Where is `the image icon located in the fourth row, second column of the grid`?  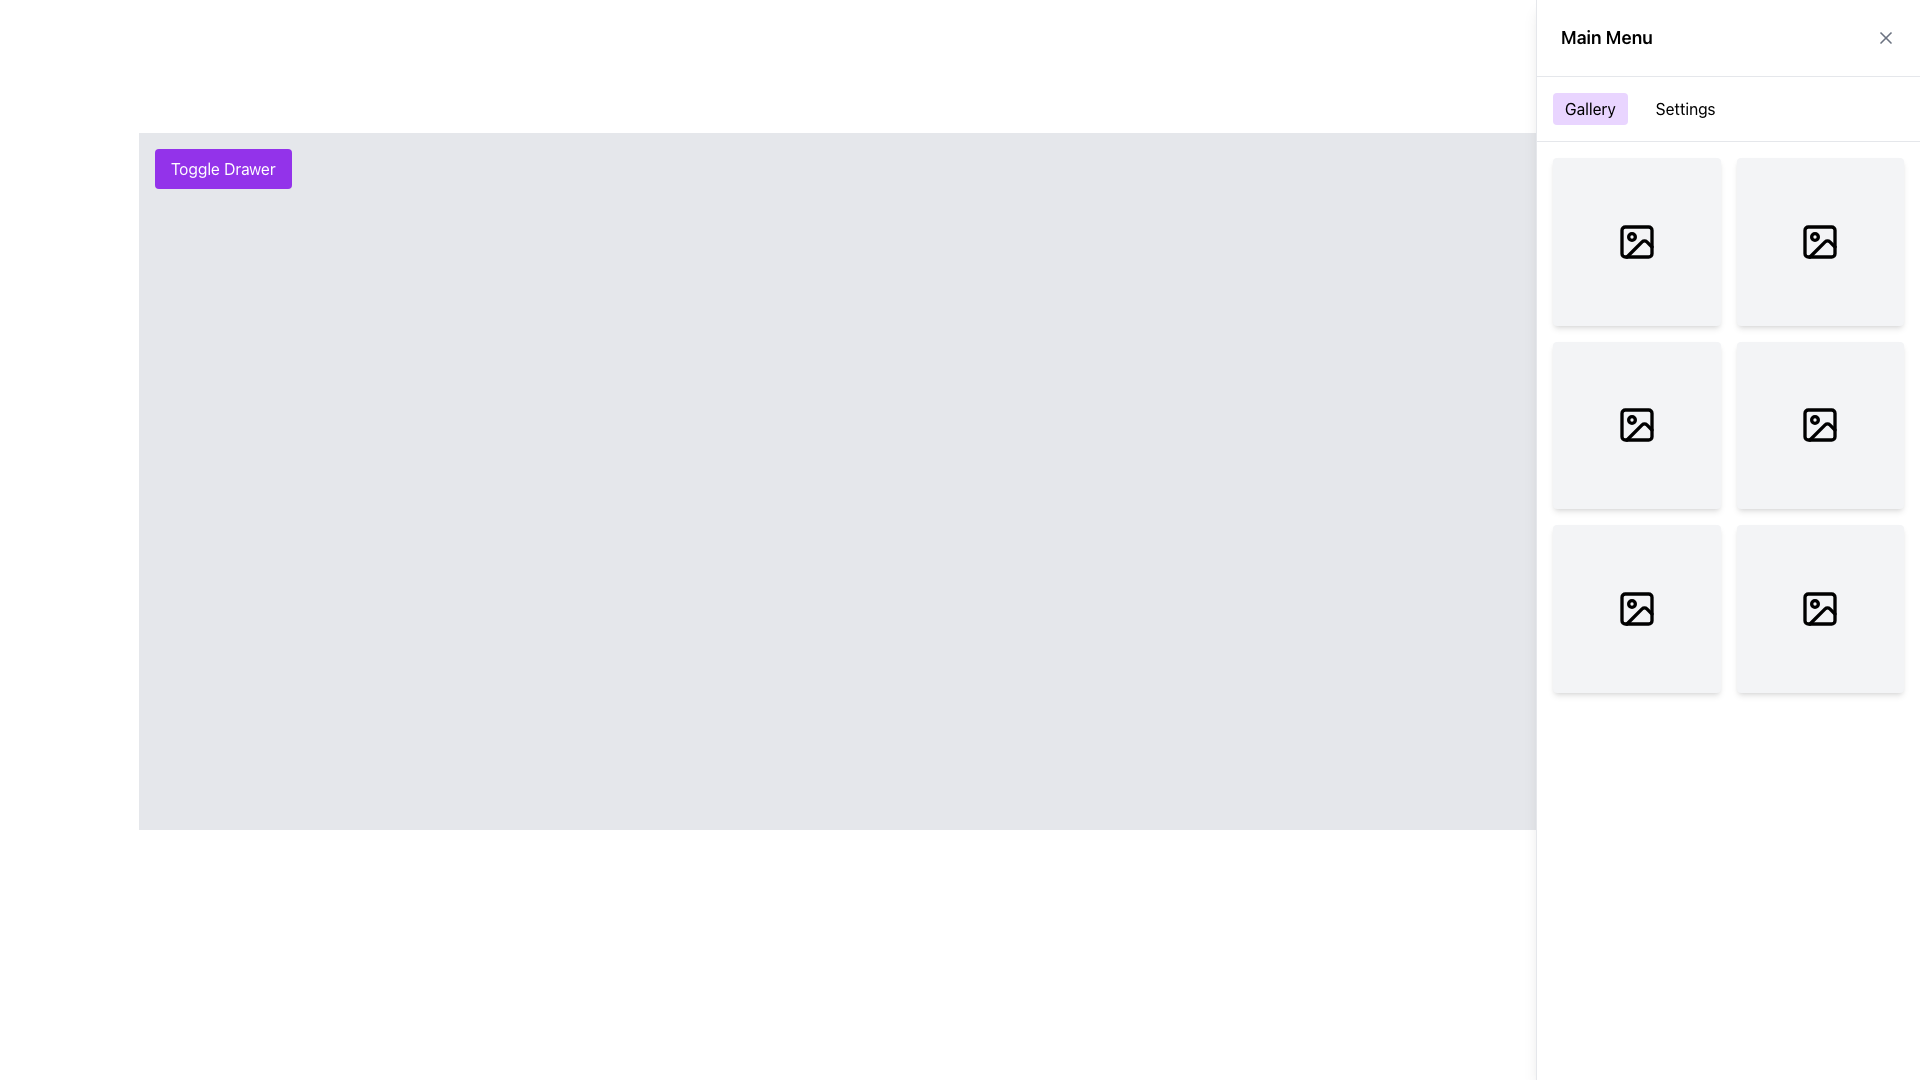 the image icon located in the fourth row, second column of the grid is located at coordinates (1636, 607).